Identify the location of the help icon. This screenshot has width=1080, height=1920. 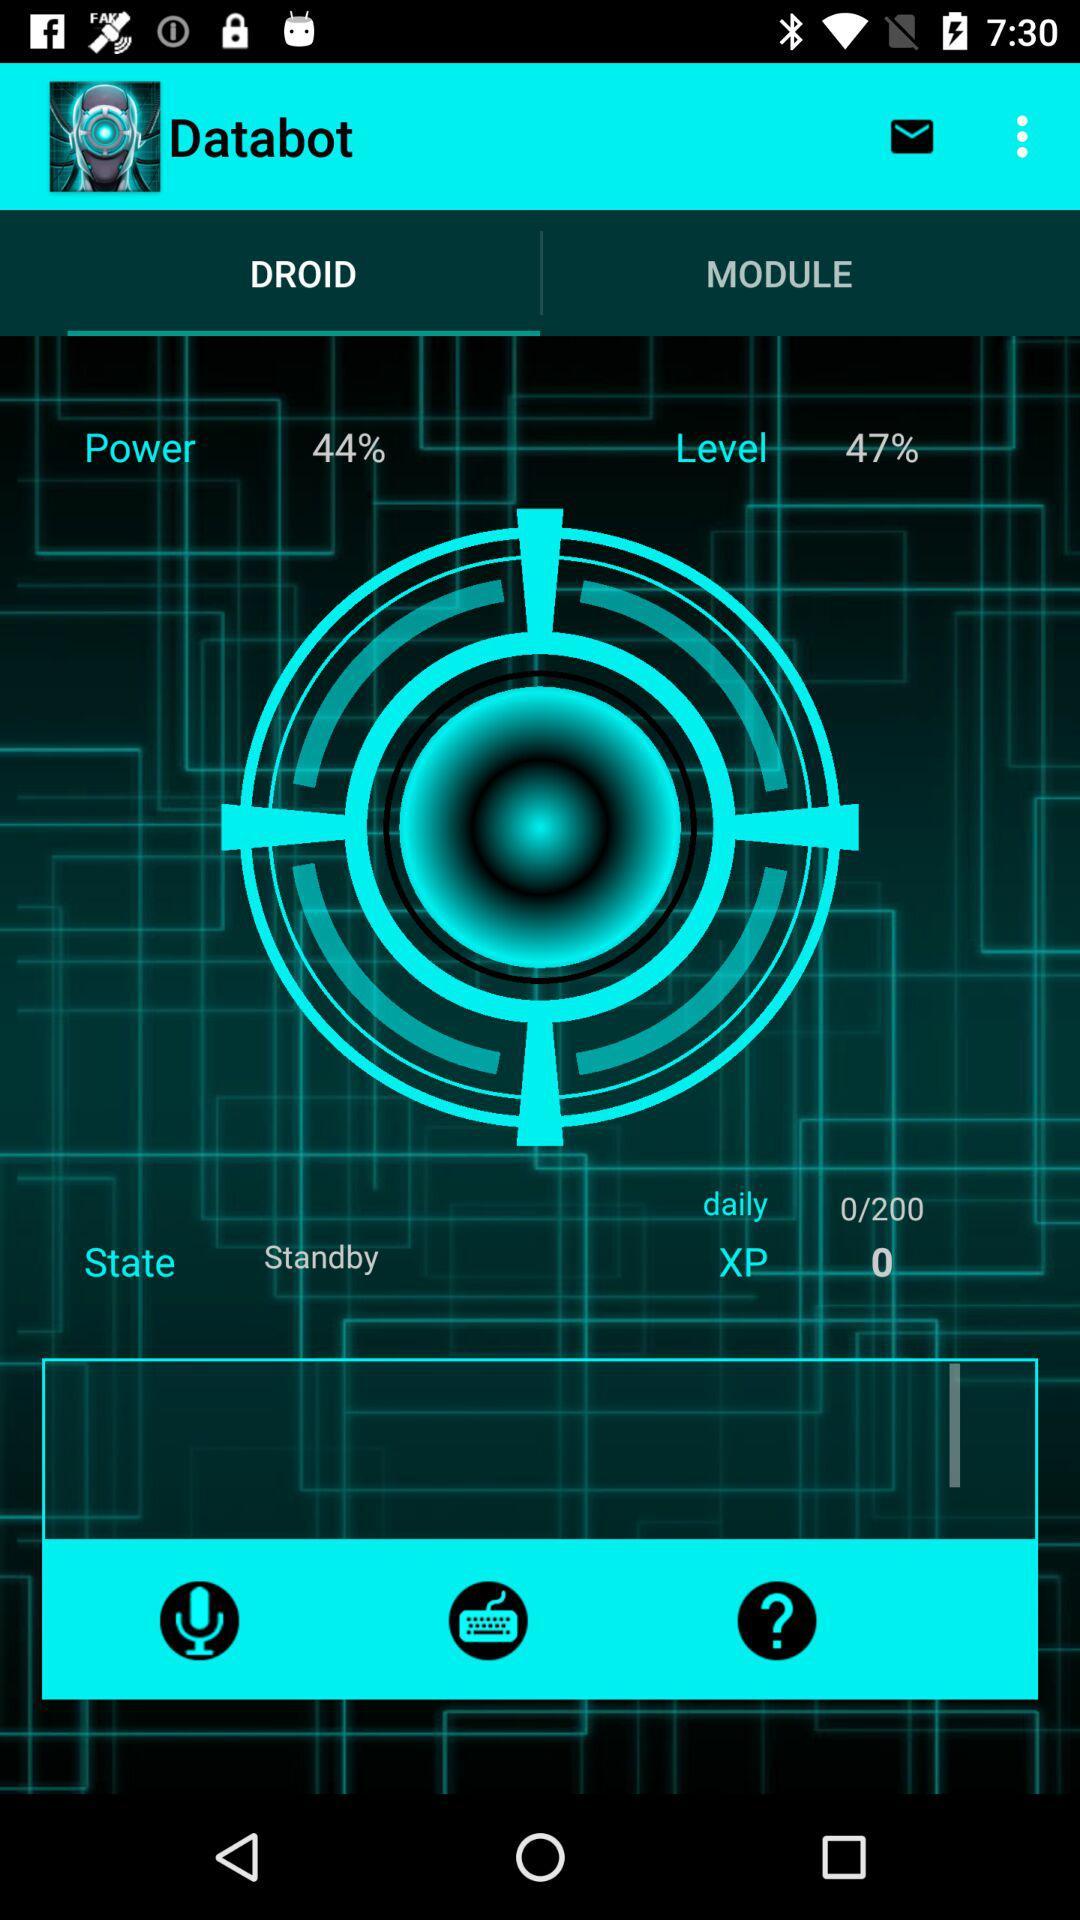
(775, 1620).